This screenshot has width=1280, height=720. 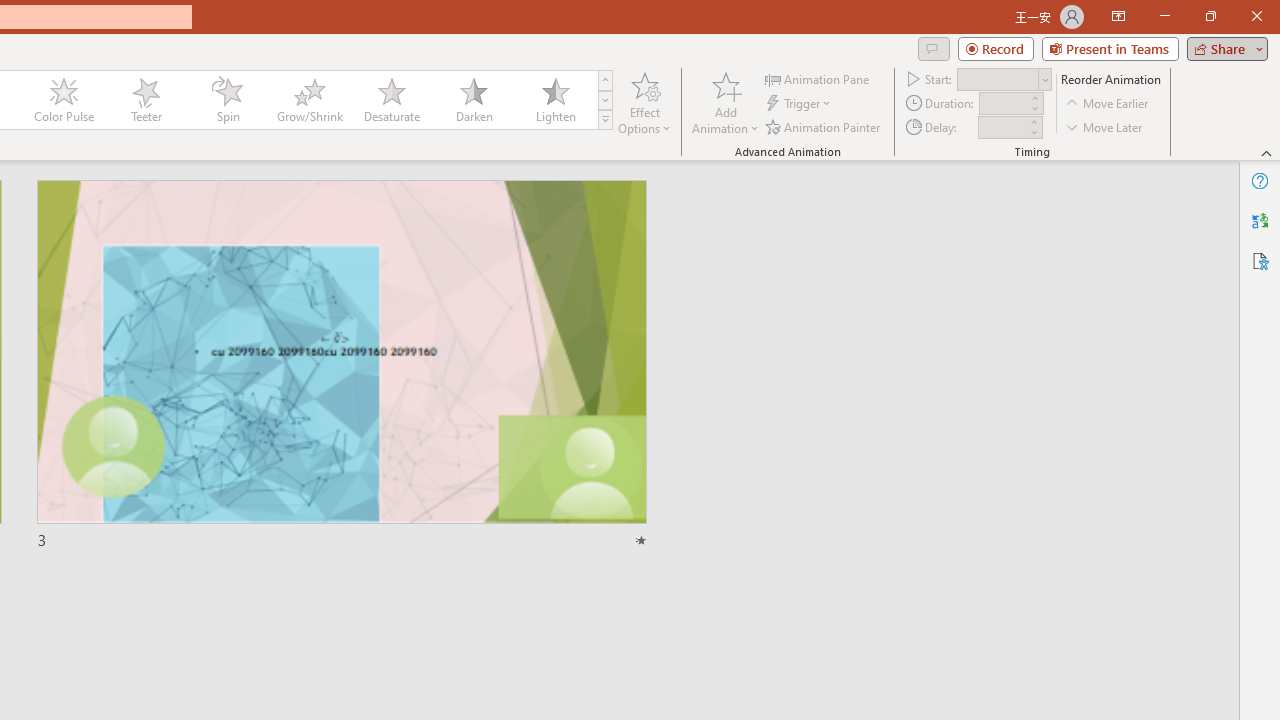 What do you see at coordinates (64, 100) in the screenshot?
I see `'Color Pulse'` at bounding box center [64, 100].